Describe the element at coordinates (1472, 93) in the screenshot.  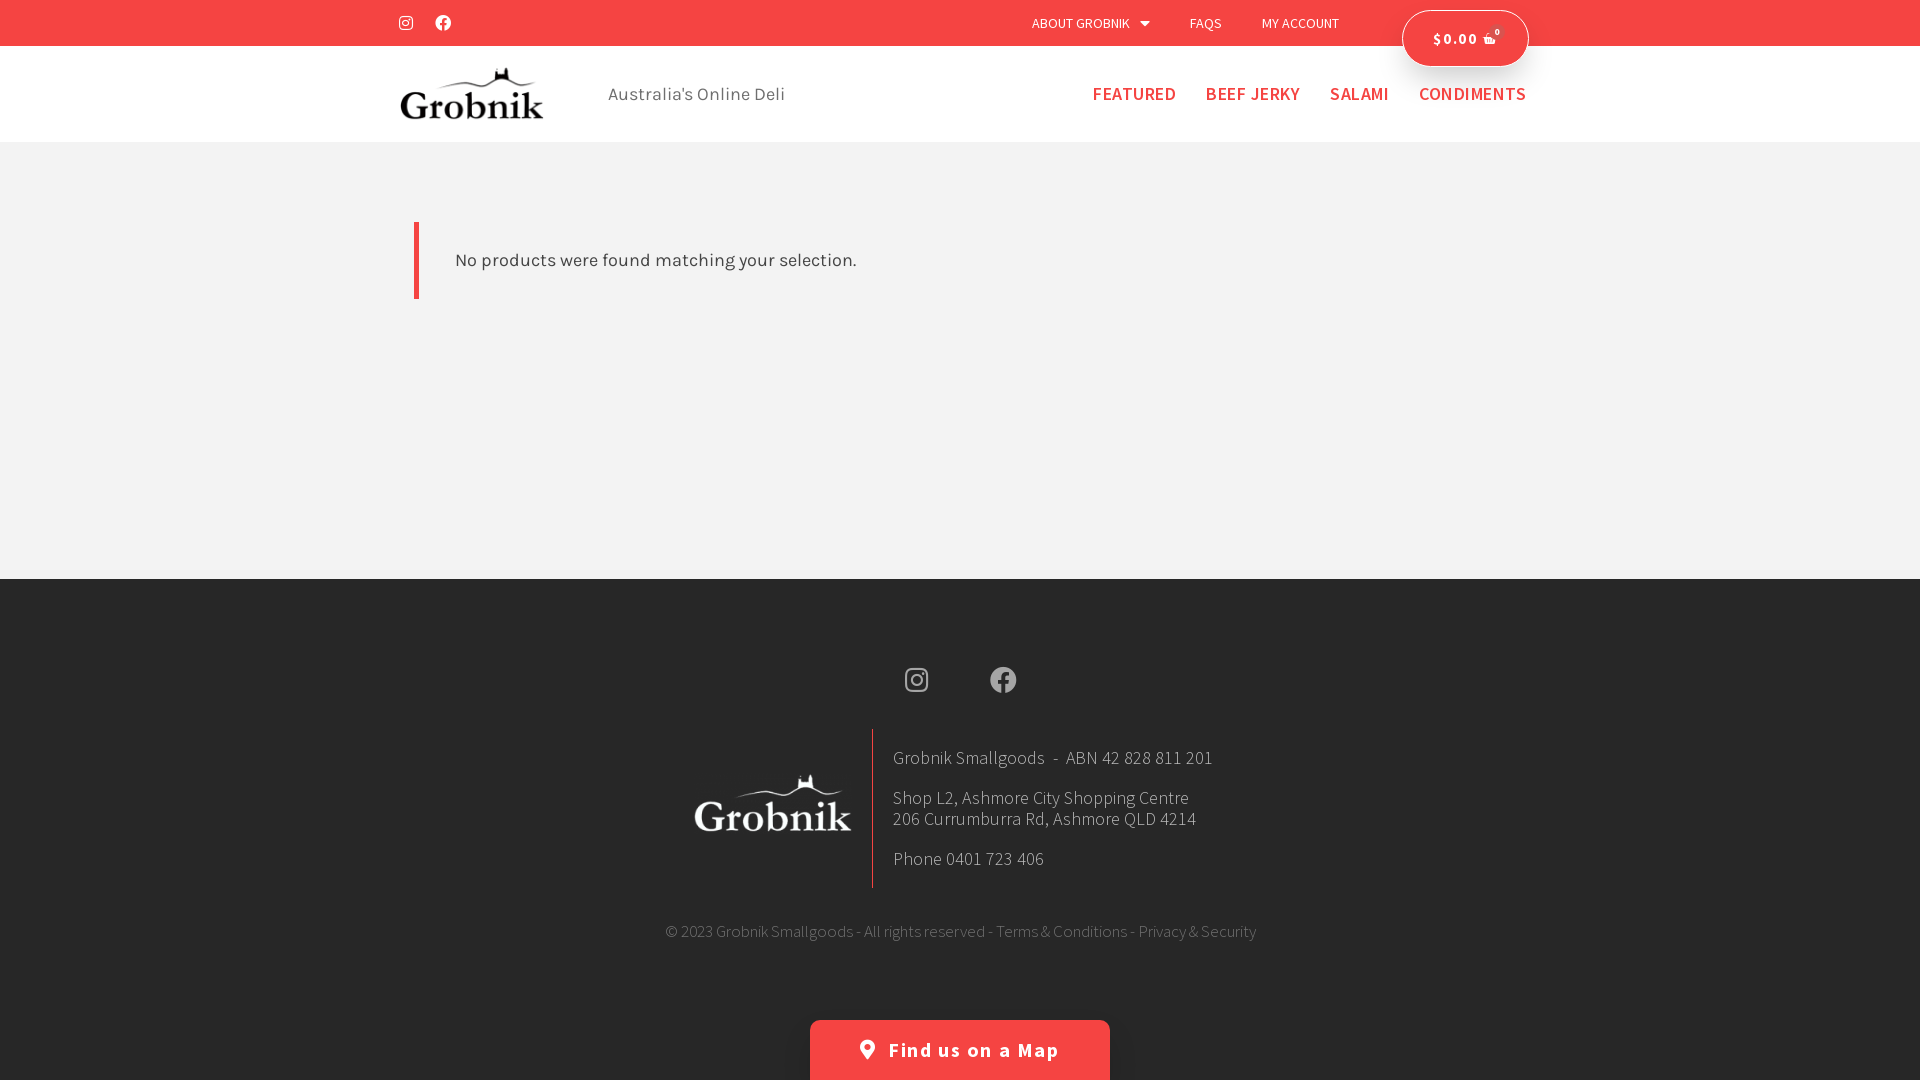
I see `'CONDIMENTS'` at that location.